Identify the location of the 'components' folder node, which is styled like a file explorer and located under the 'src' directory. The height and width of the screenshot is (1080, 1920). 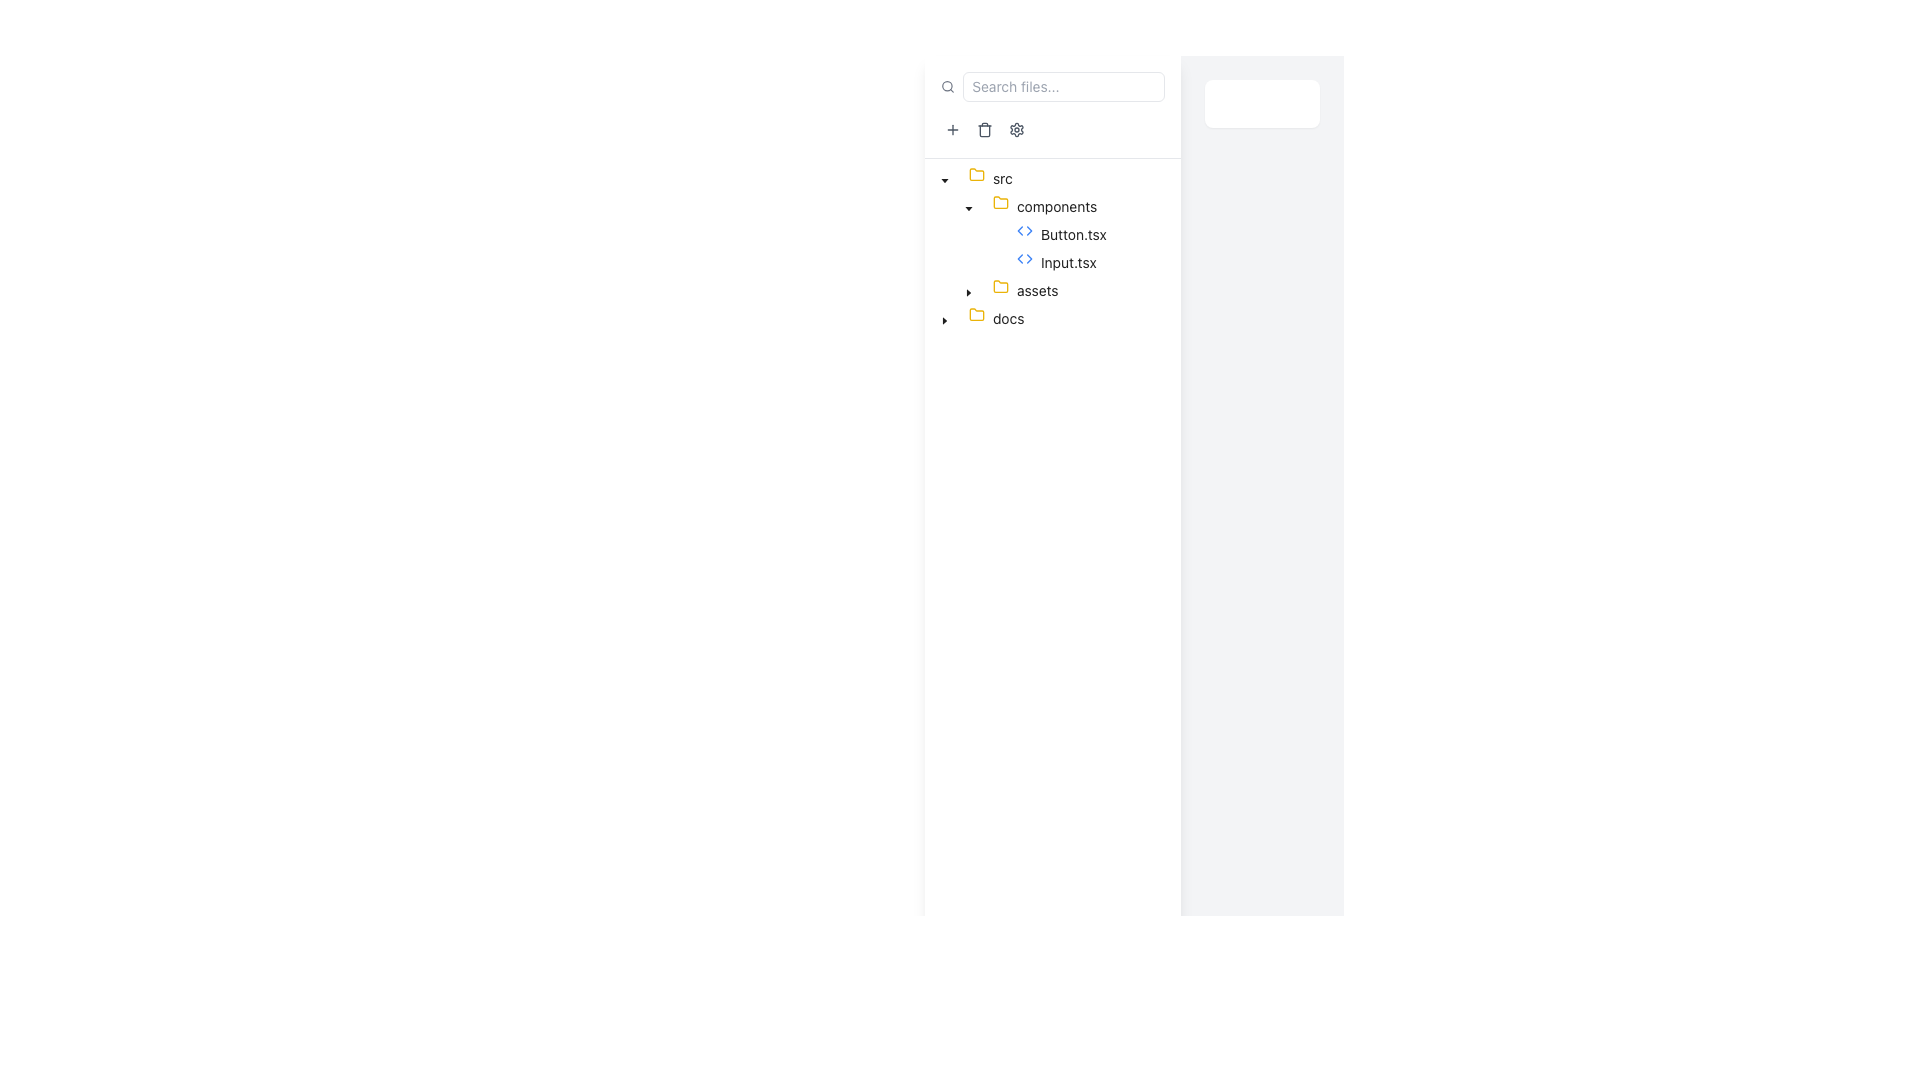
(1044, 207).